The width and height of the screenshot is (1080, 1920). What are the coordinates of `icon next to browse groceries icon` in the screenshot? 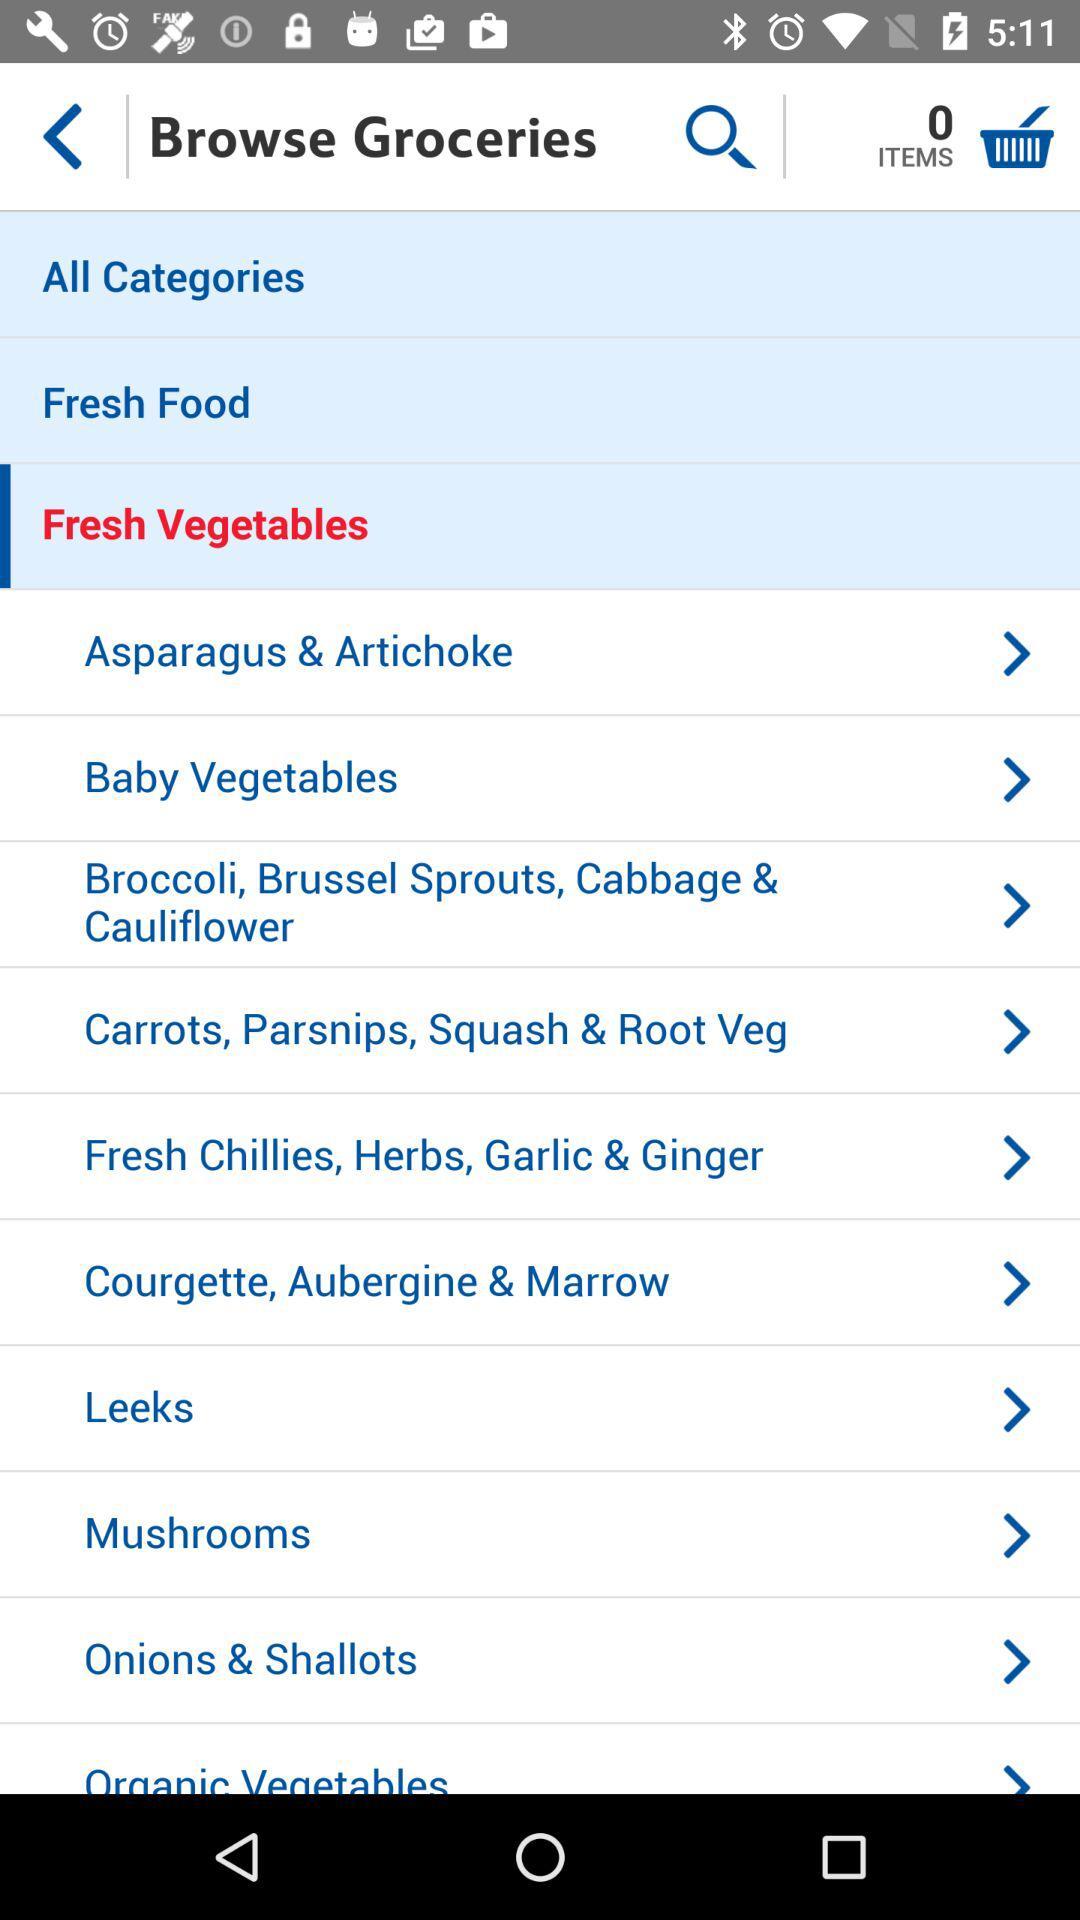 It's located at (720, 135).